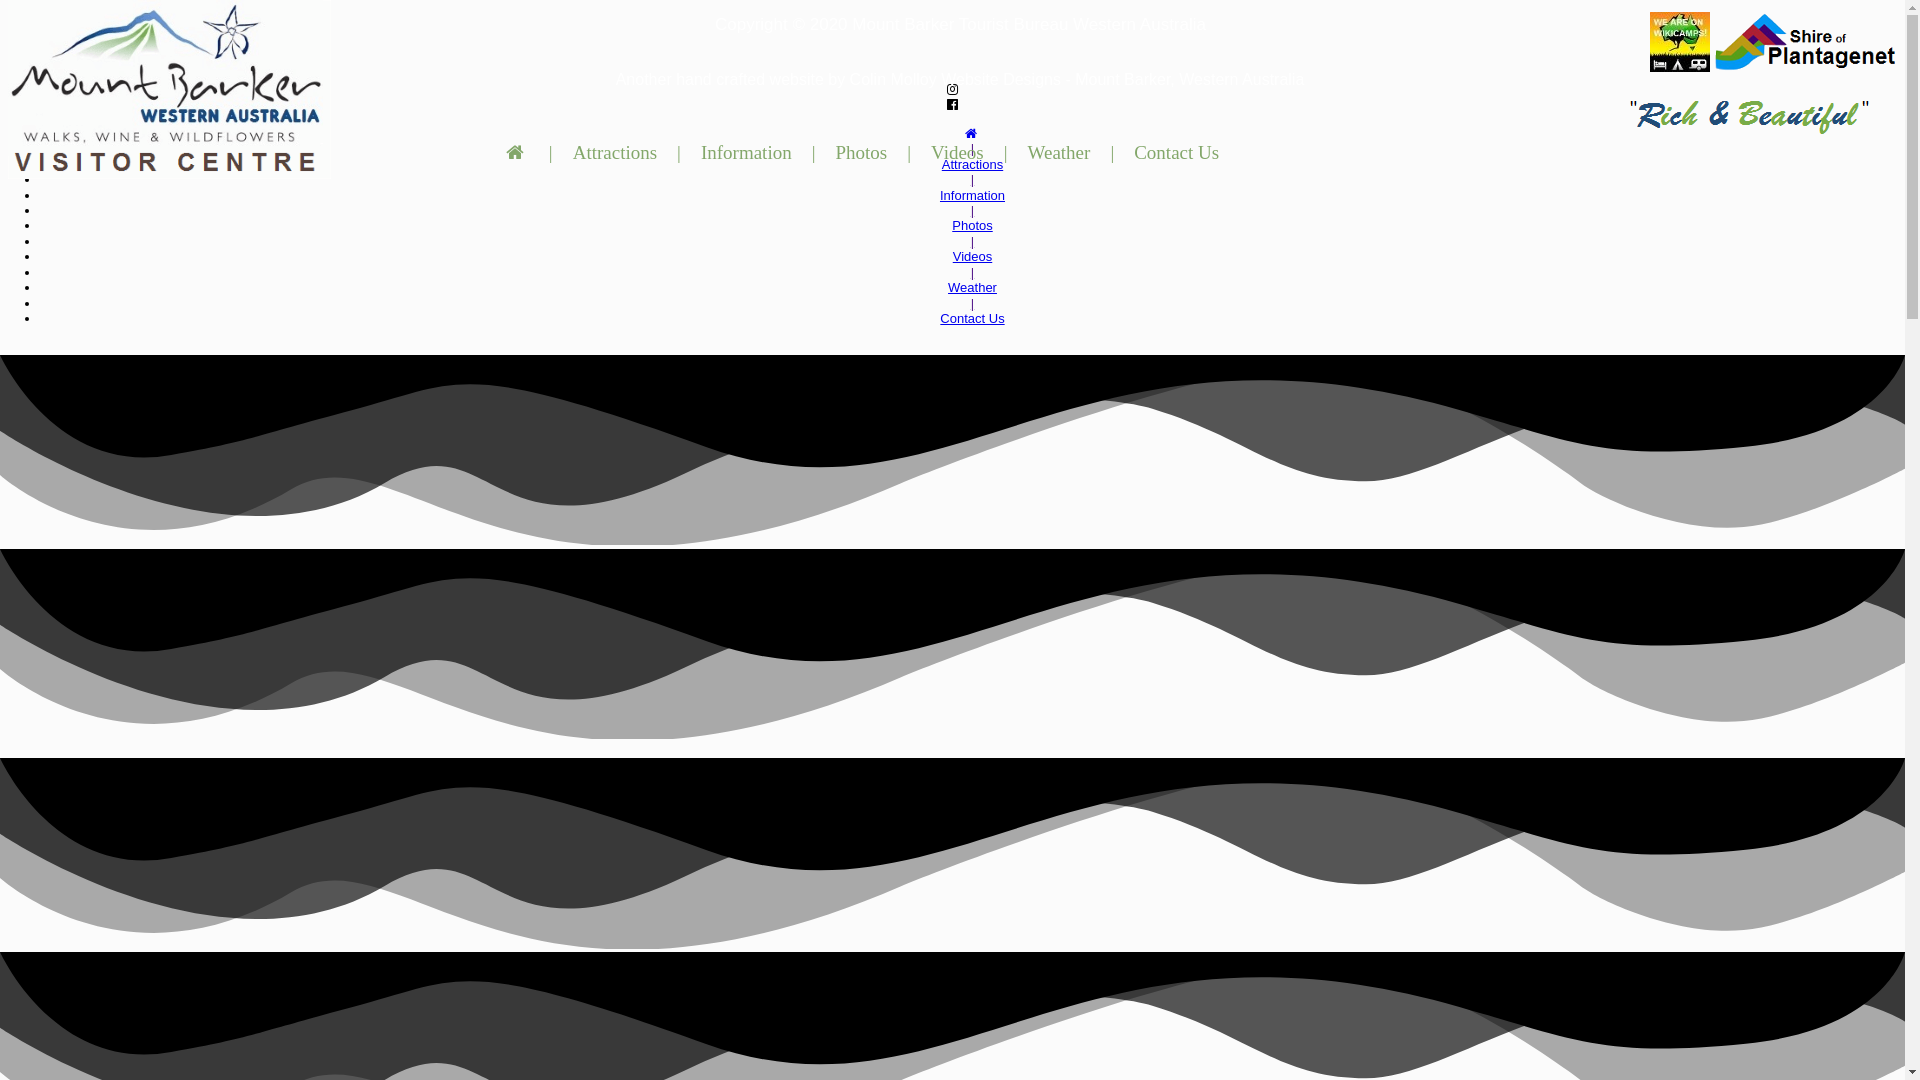  Describe the element at coordinates (972, 163) in the screenshot. I see `'Attractions'` at that location.